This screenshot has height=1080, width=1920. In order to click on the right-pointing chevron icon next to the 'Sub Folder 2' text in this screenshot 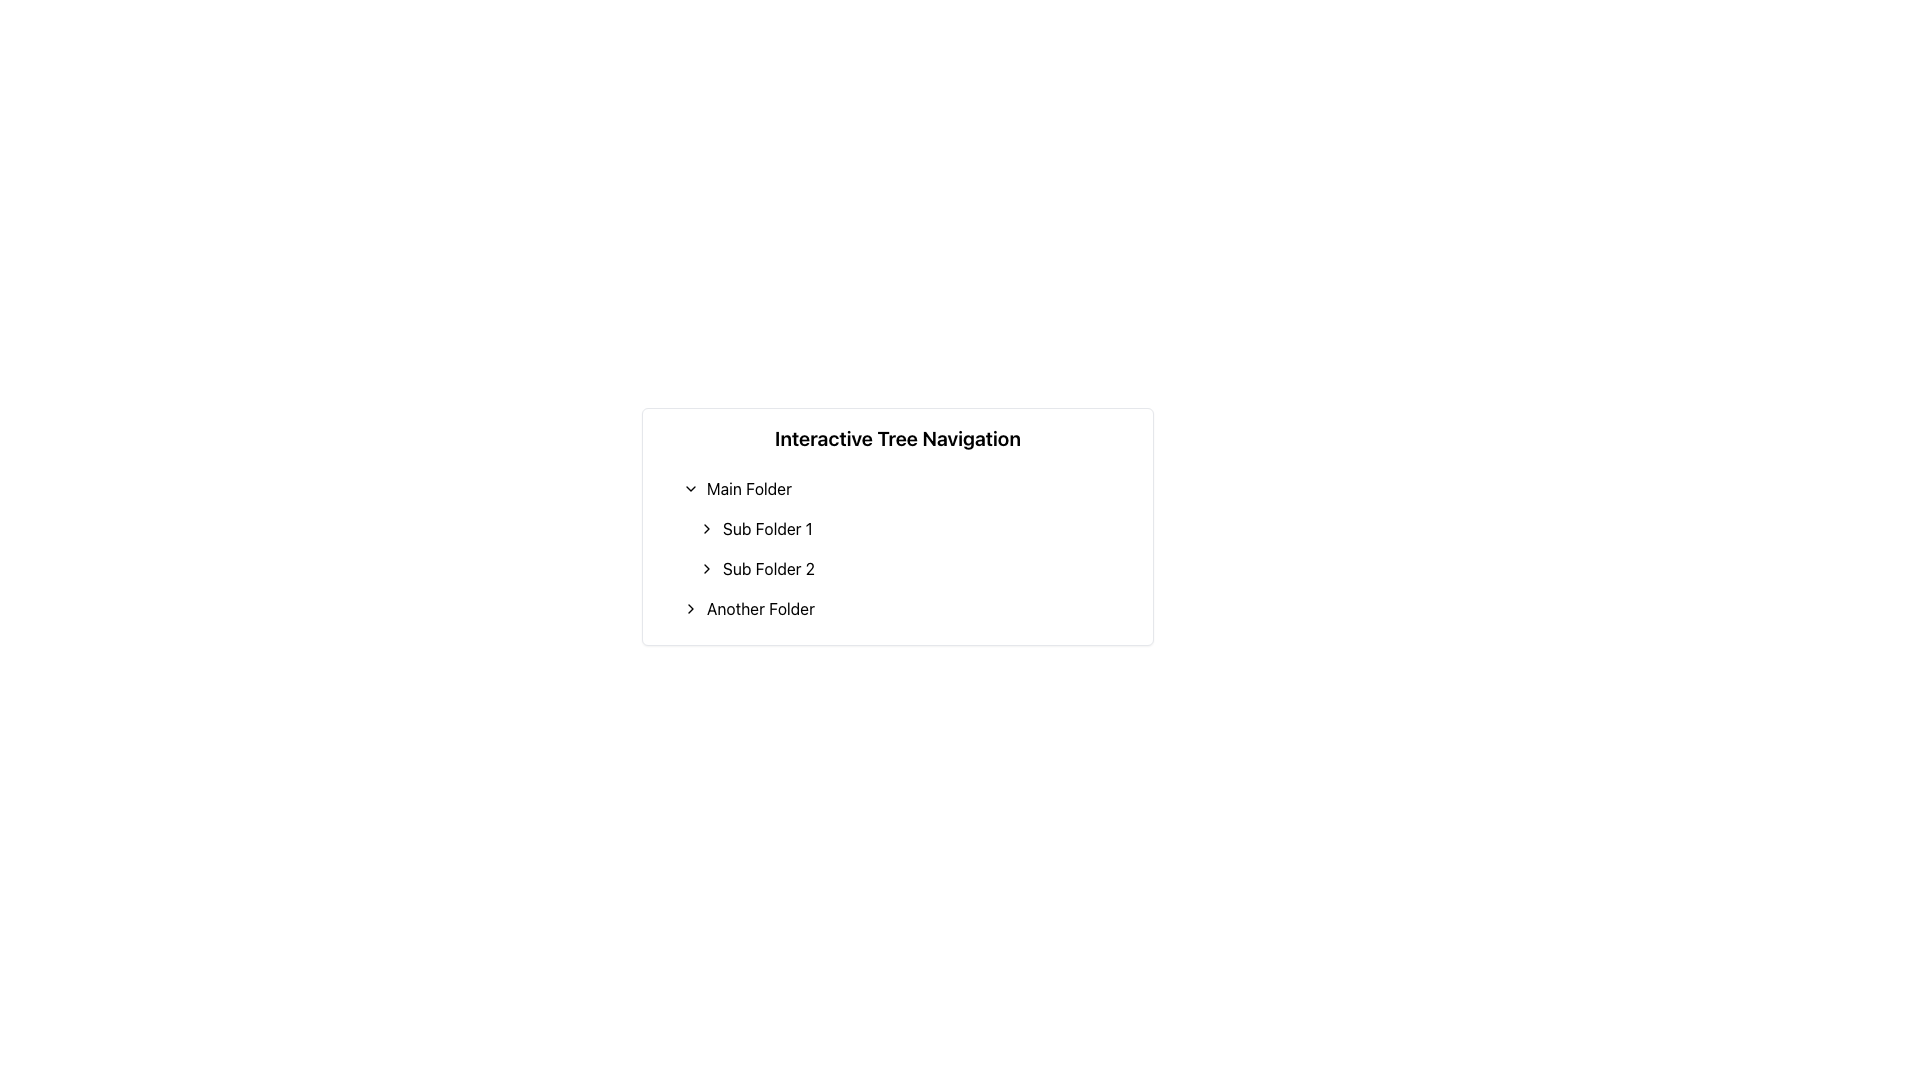, I will do `click(706, 569)`.